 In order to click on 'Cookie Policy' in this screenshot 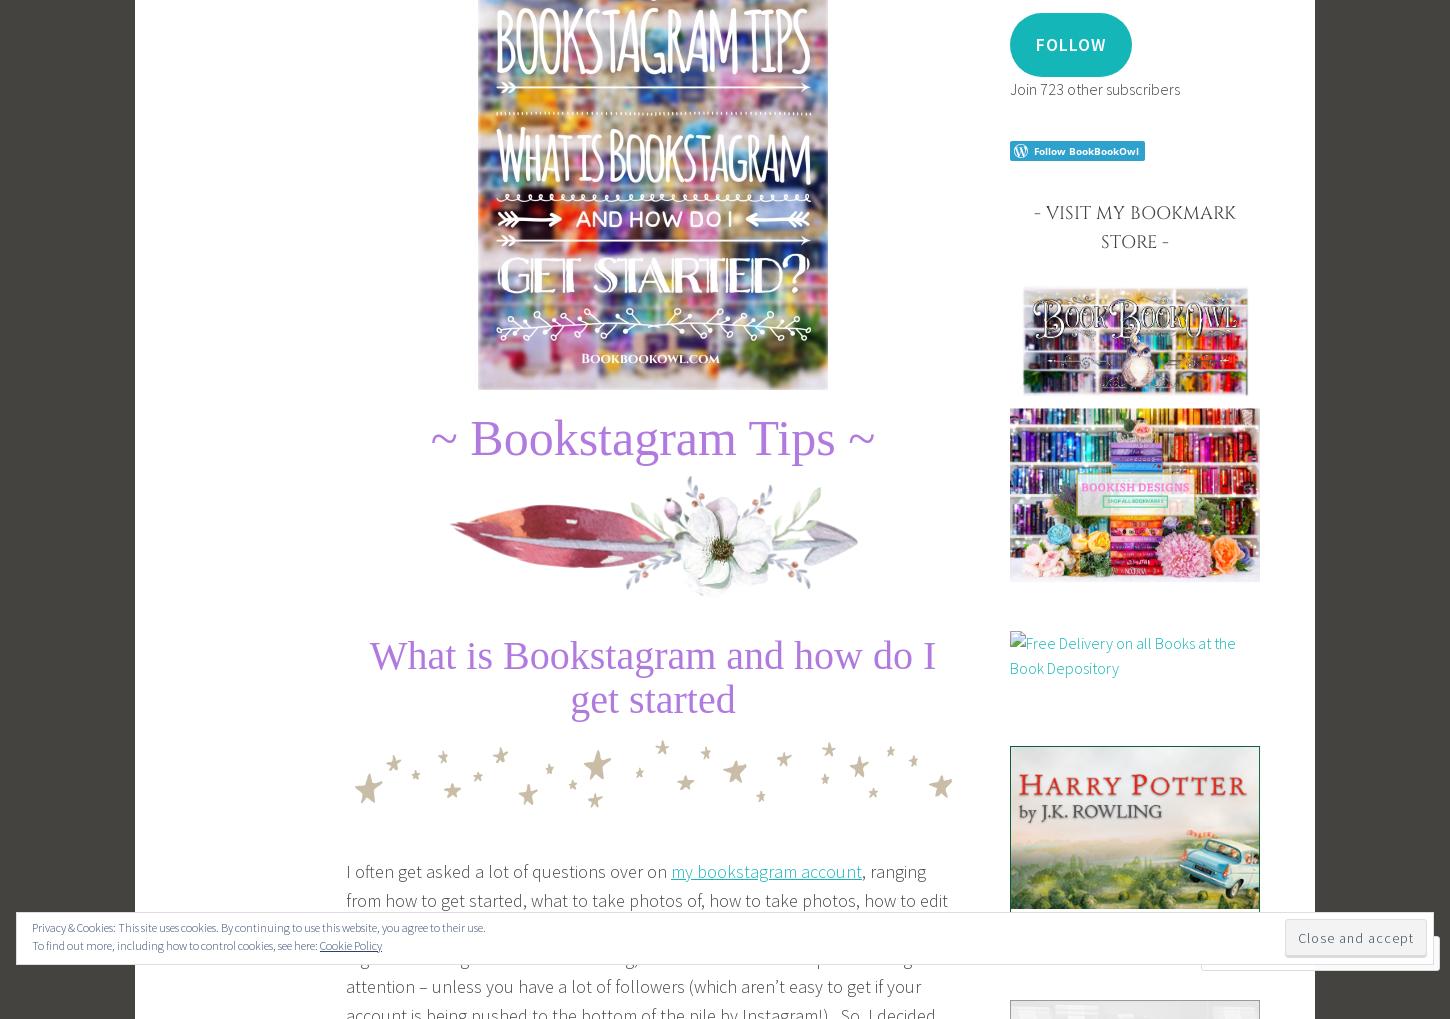, I will do `click(351, 944)`.